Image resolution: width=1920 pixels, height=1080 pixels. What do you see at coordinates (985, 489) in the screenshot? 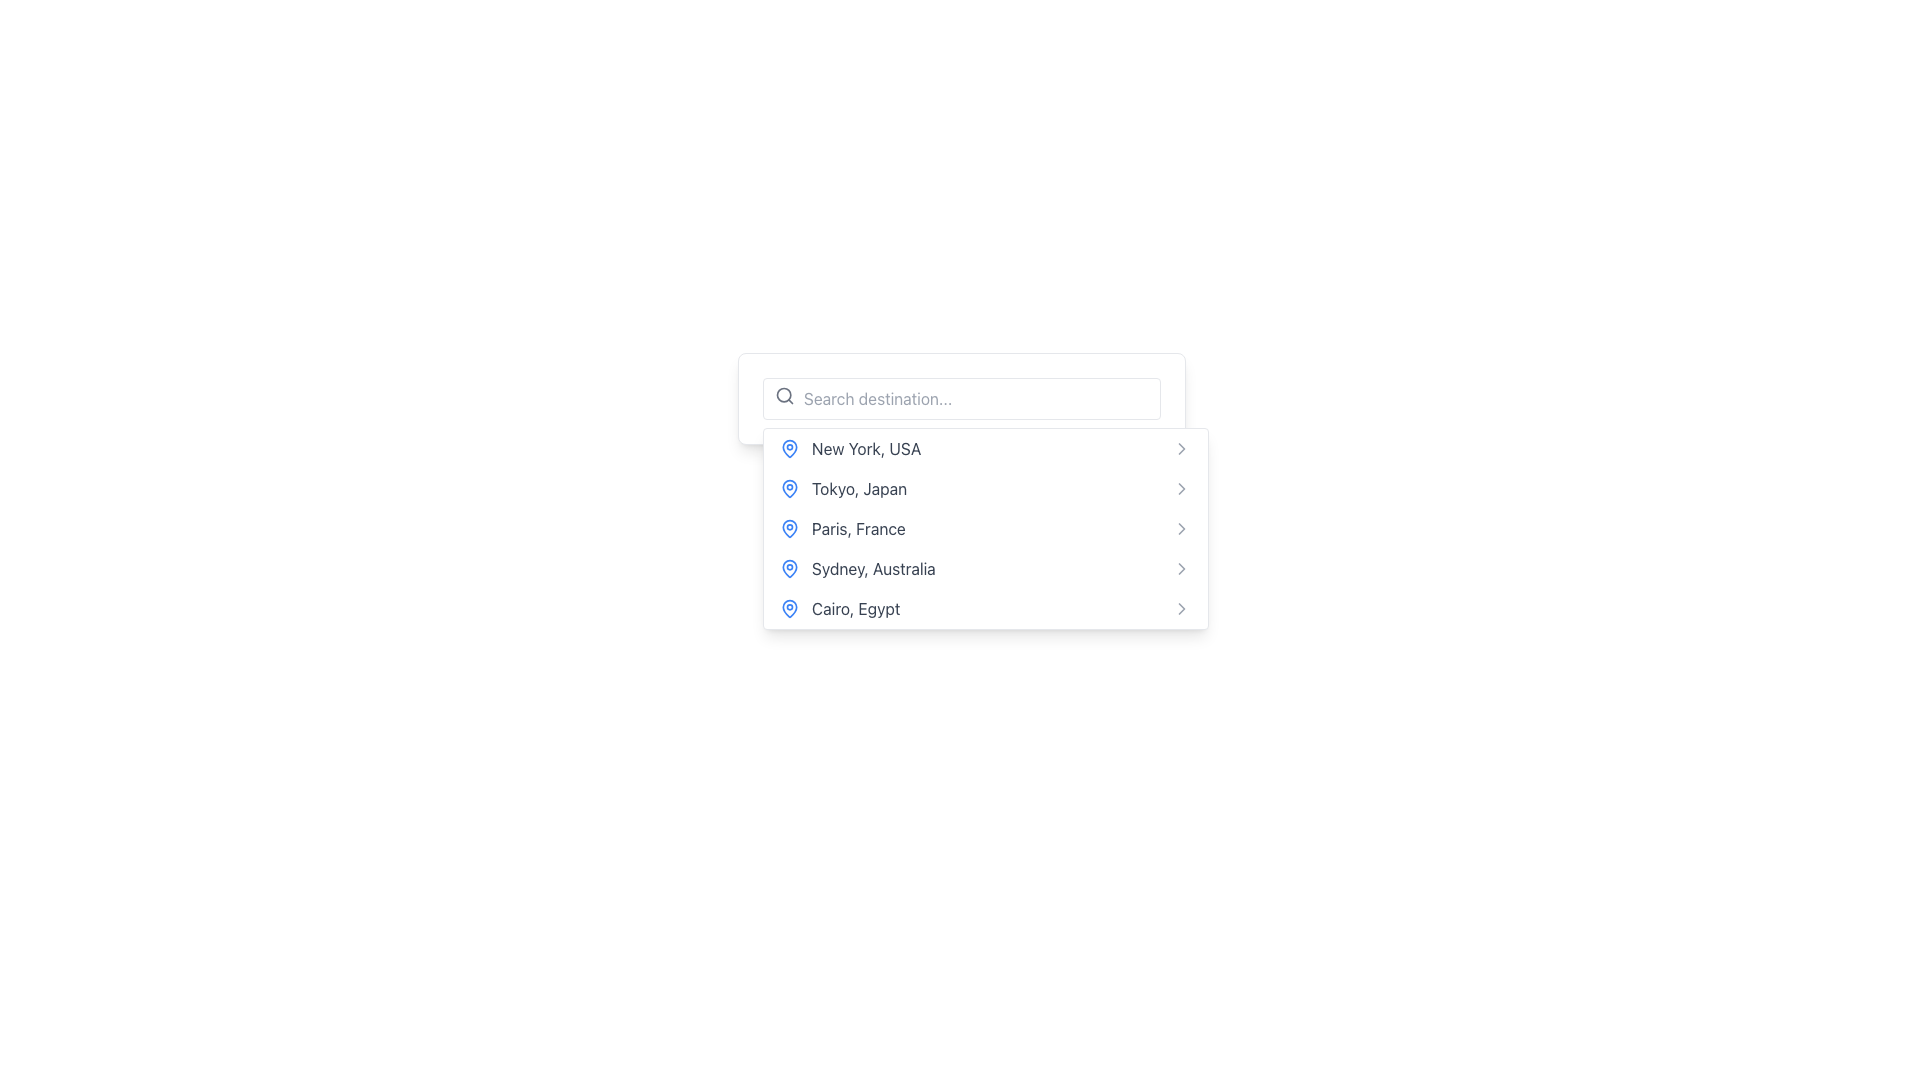
I see `to select the dropdown menu item labeled 'Tokyo, Japan', which is the second item in the list below 'New York, USA'` at bounding box center [985, 489].